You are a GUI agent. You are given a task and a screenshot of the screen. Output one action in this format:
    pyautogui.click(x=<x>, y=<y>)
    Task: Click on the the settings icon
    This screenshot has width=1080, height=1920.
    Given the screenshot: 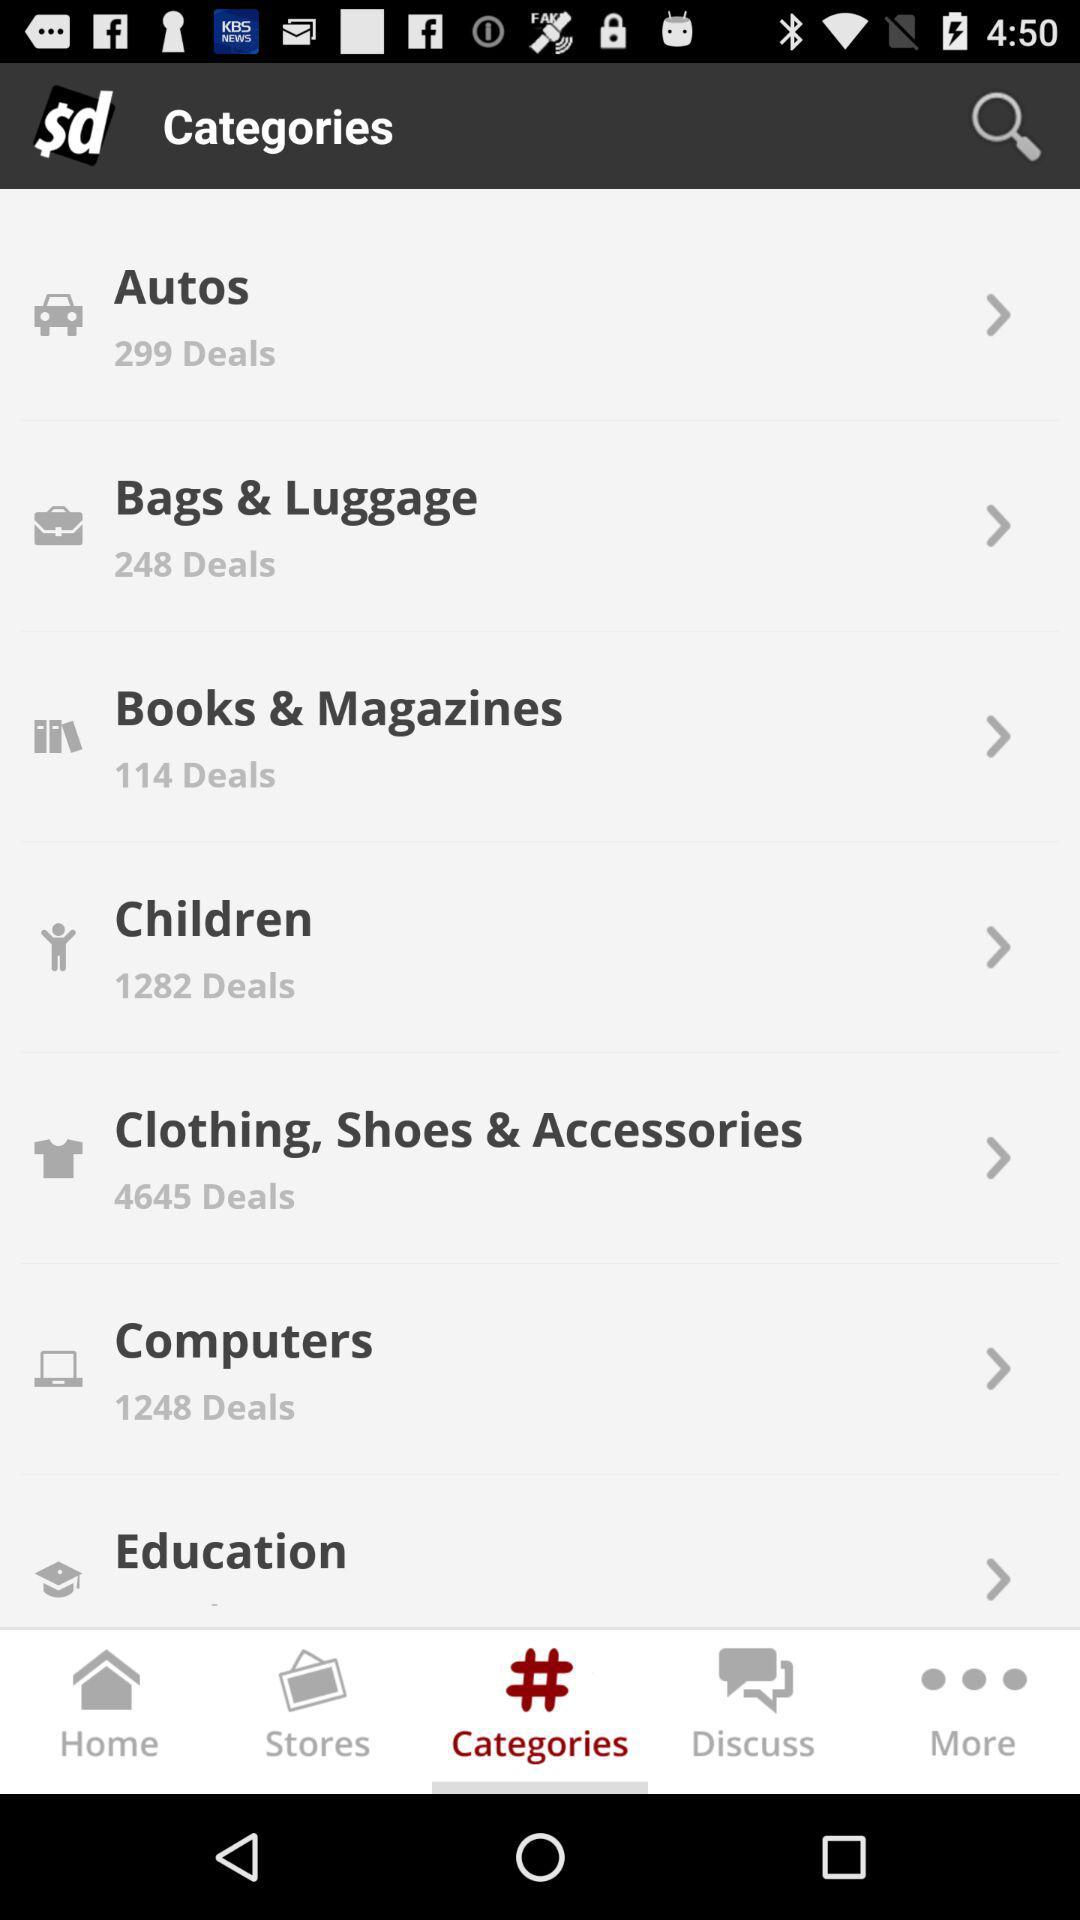 What is the action you would take?
    pyautogui.click(x=540, y=1836)
    